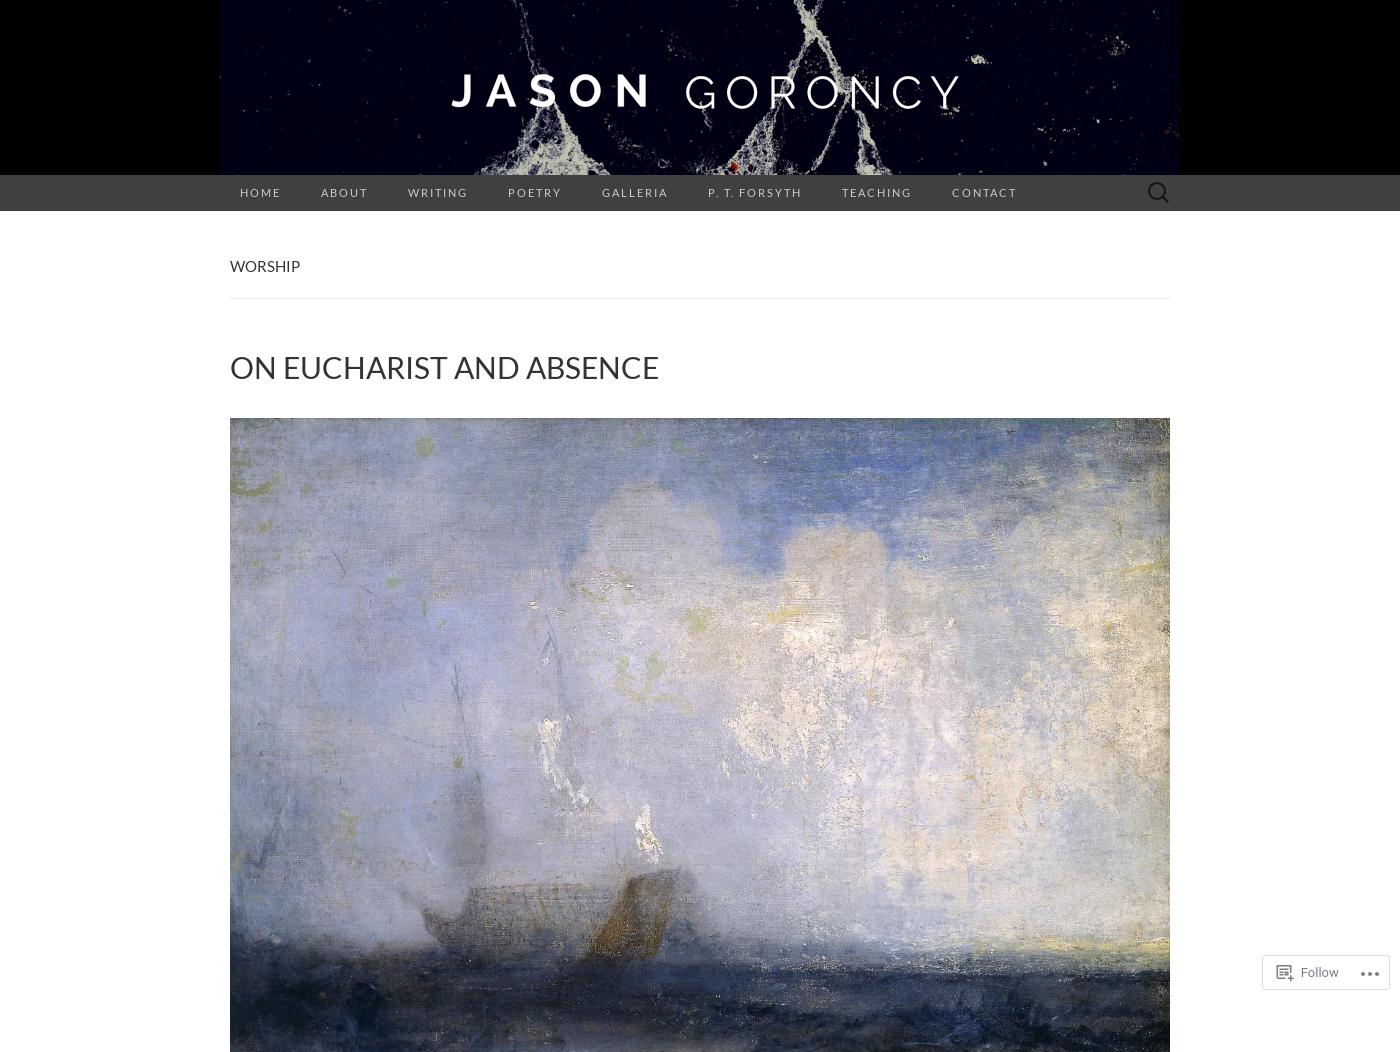  Describe the element at coordinates (534, 192) in the screenshot. I see `'Poetry'` at that location.